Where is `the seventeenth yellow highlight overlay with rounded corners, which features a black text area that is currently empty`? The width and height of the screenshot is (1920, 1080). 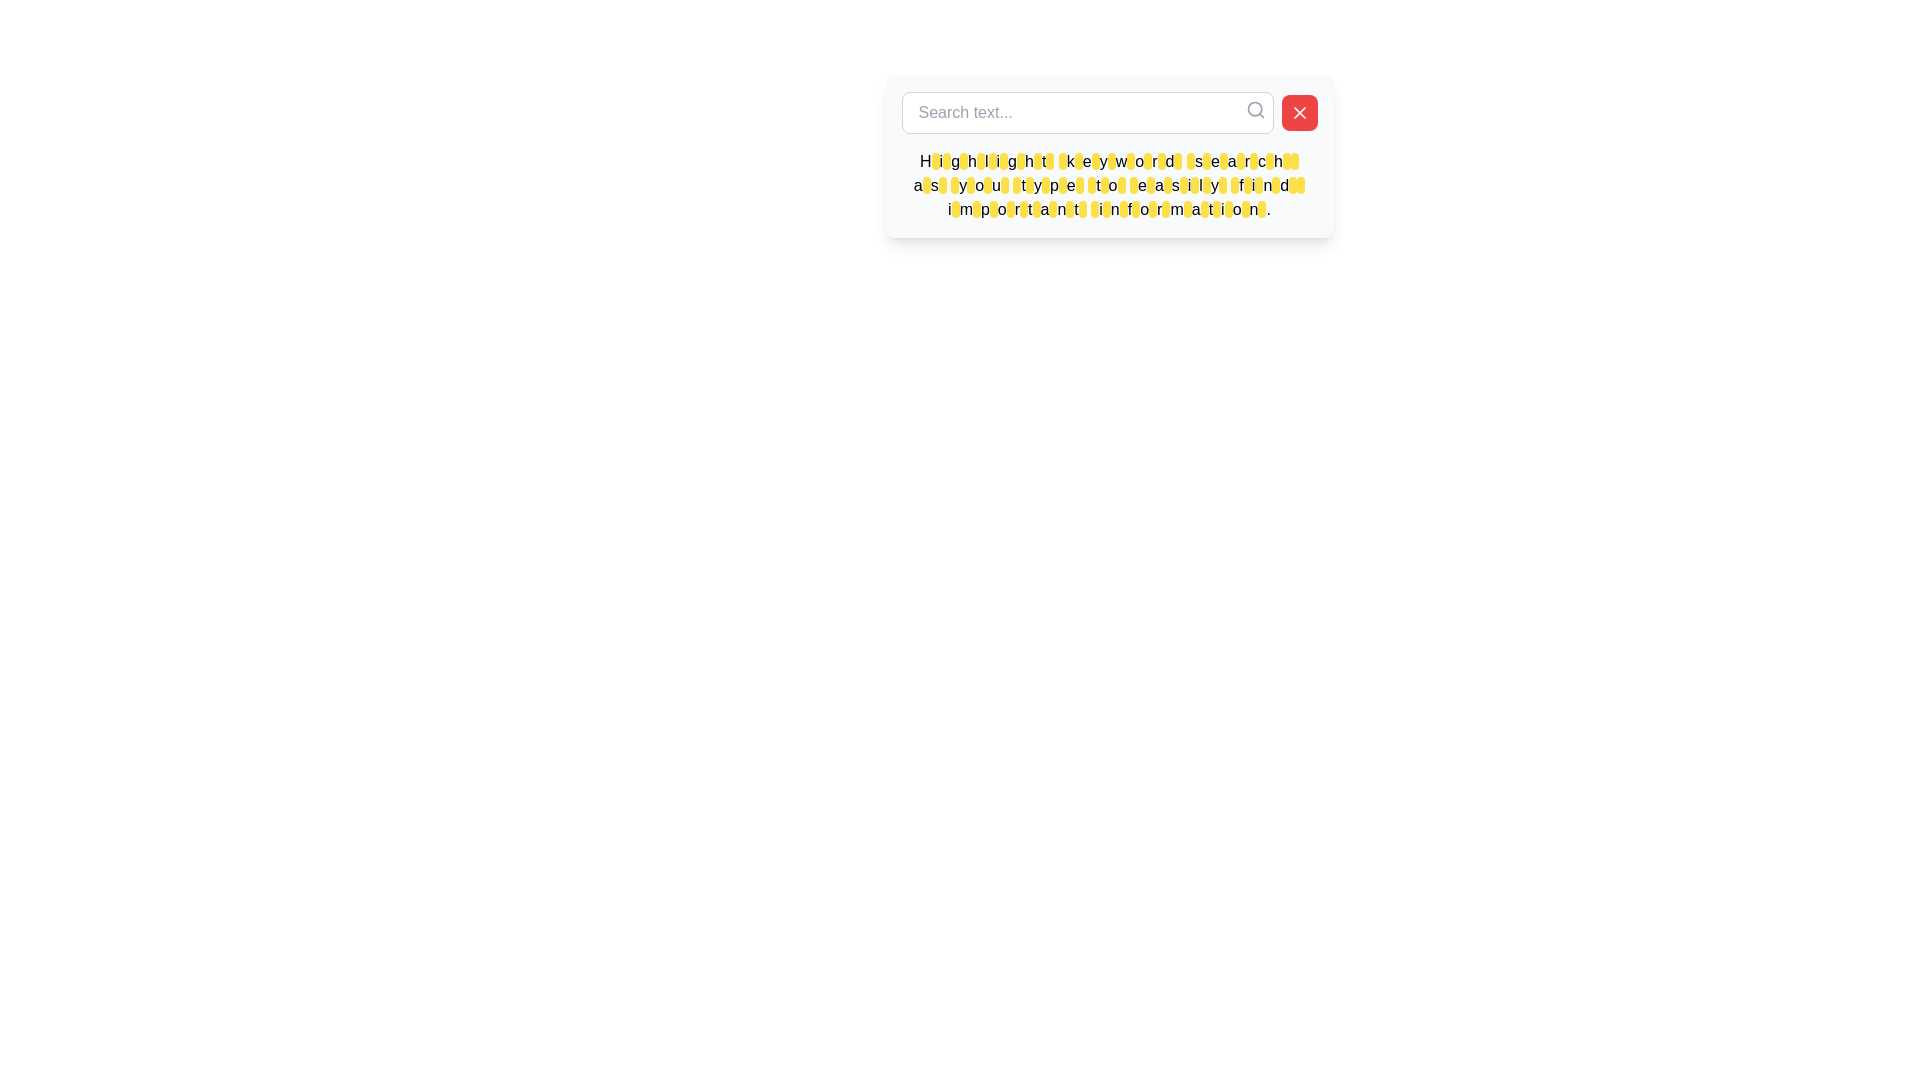 the seventeenth yellow highlight overlay with rounded corners, which features a black text area that is currently empty is located at coordinates (1133, 185).